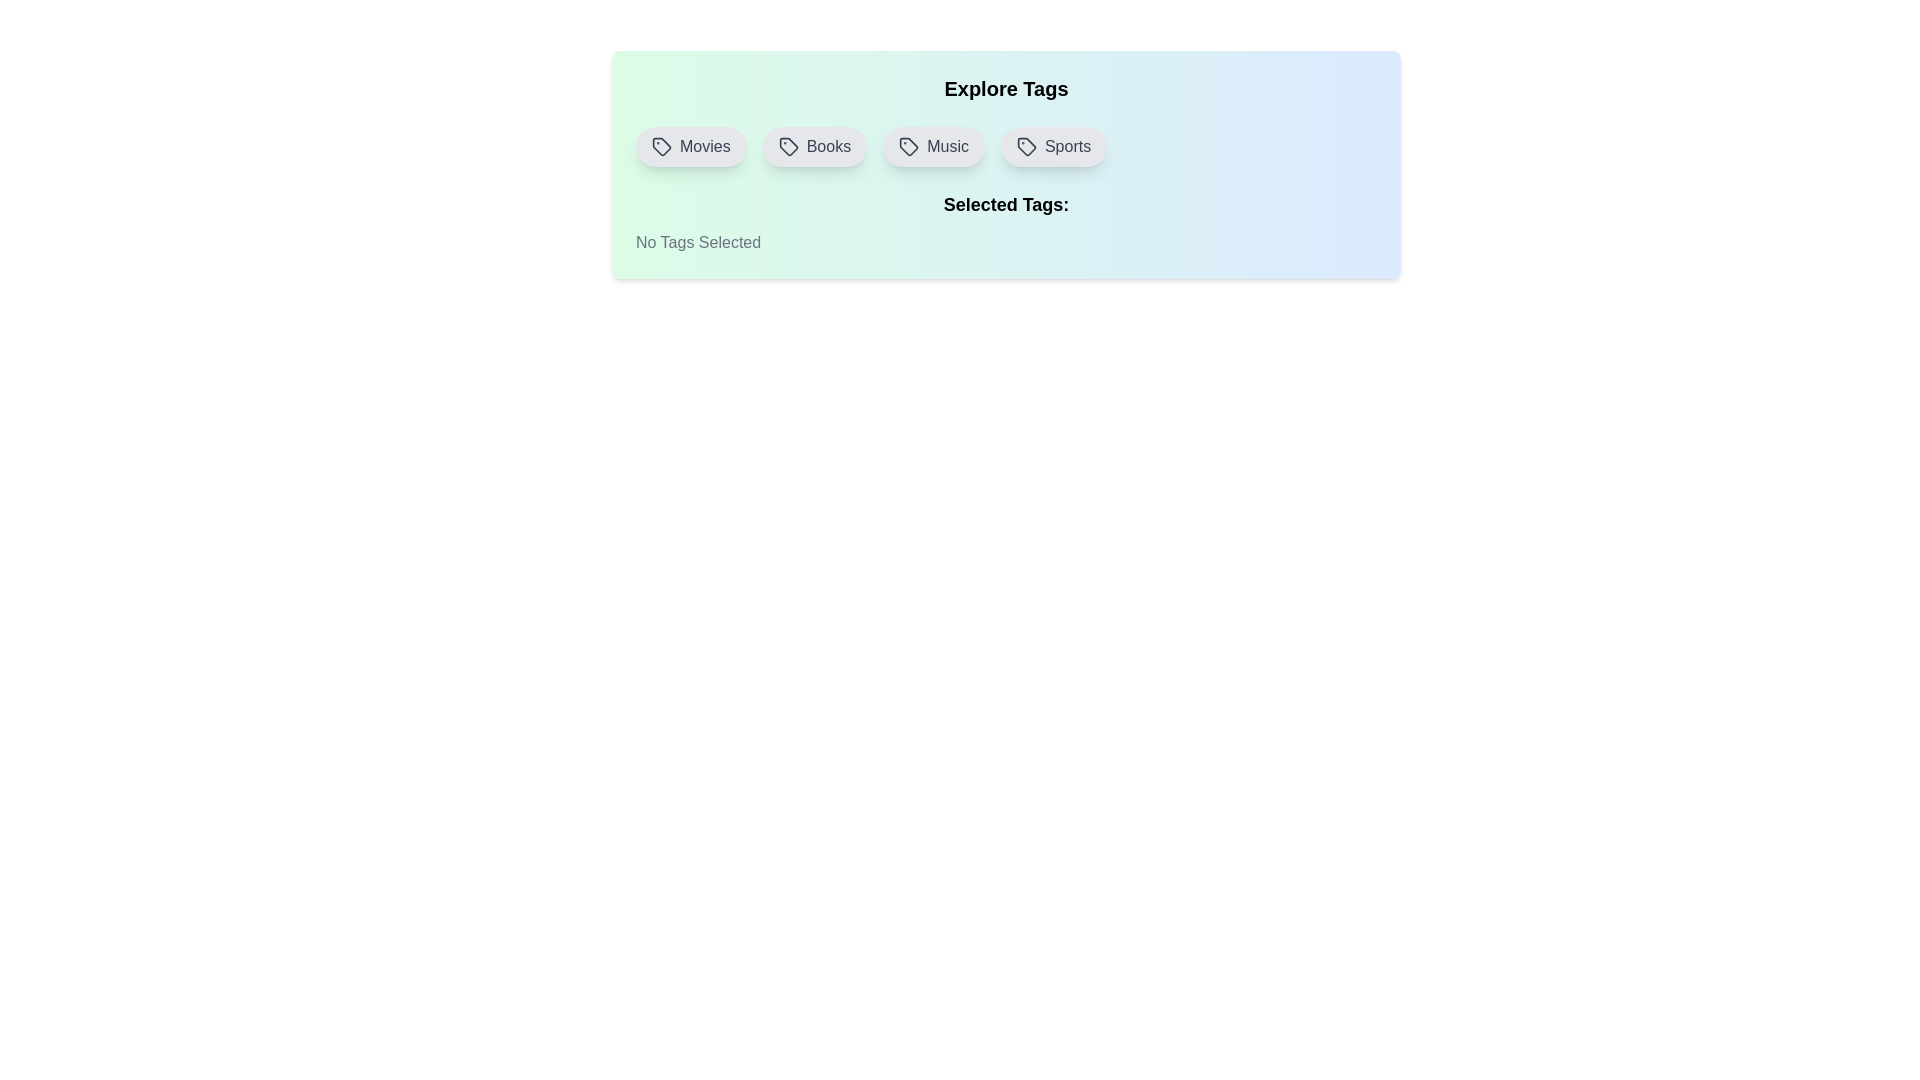  I want to click on the 'Movies' category icon in the 'Explore Tags' section, so click(662, 145).